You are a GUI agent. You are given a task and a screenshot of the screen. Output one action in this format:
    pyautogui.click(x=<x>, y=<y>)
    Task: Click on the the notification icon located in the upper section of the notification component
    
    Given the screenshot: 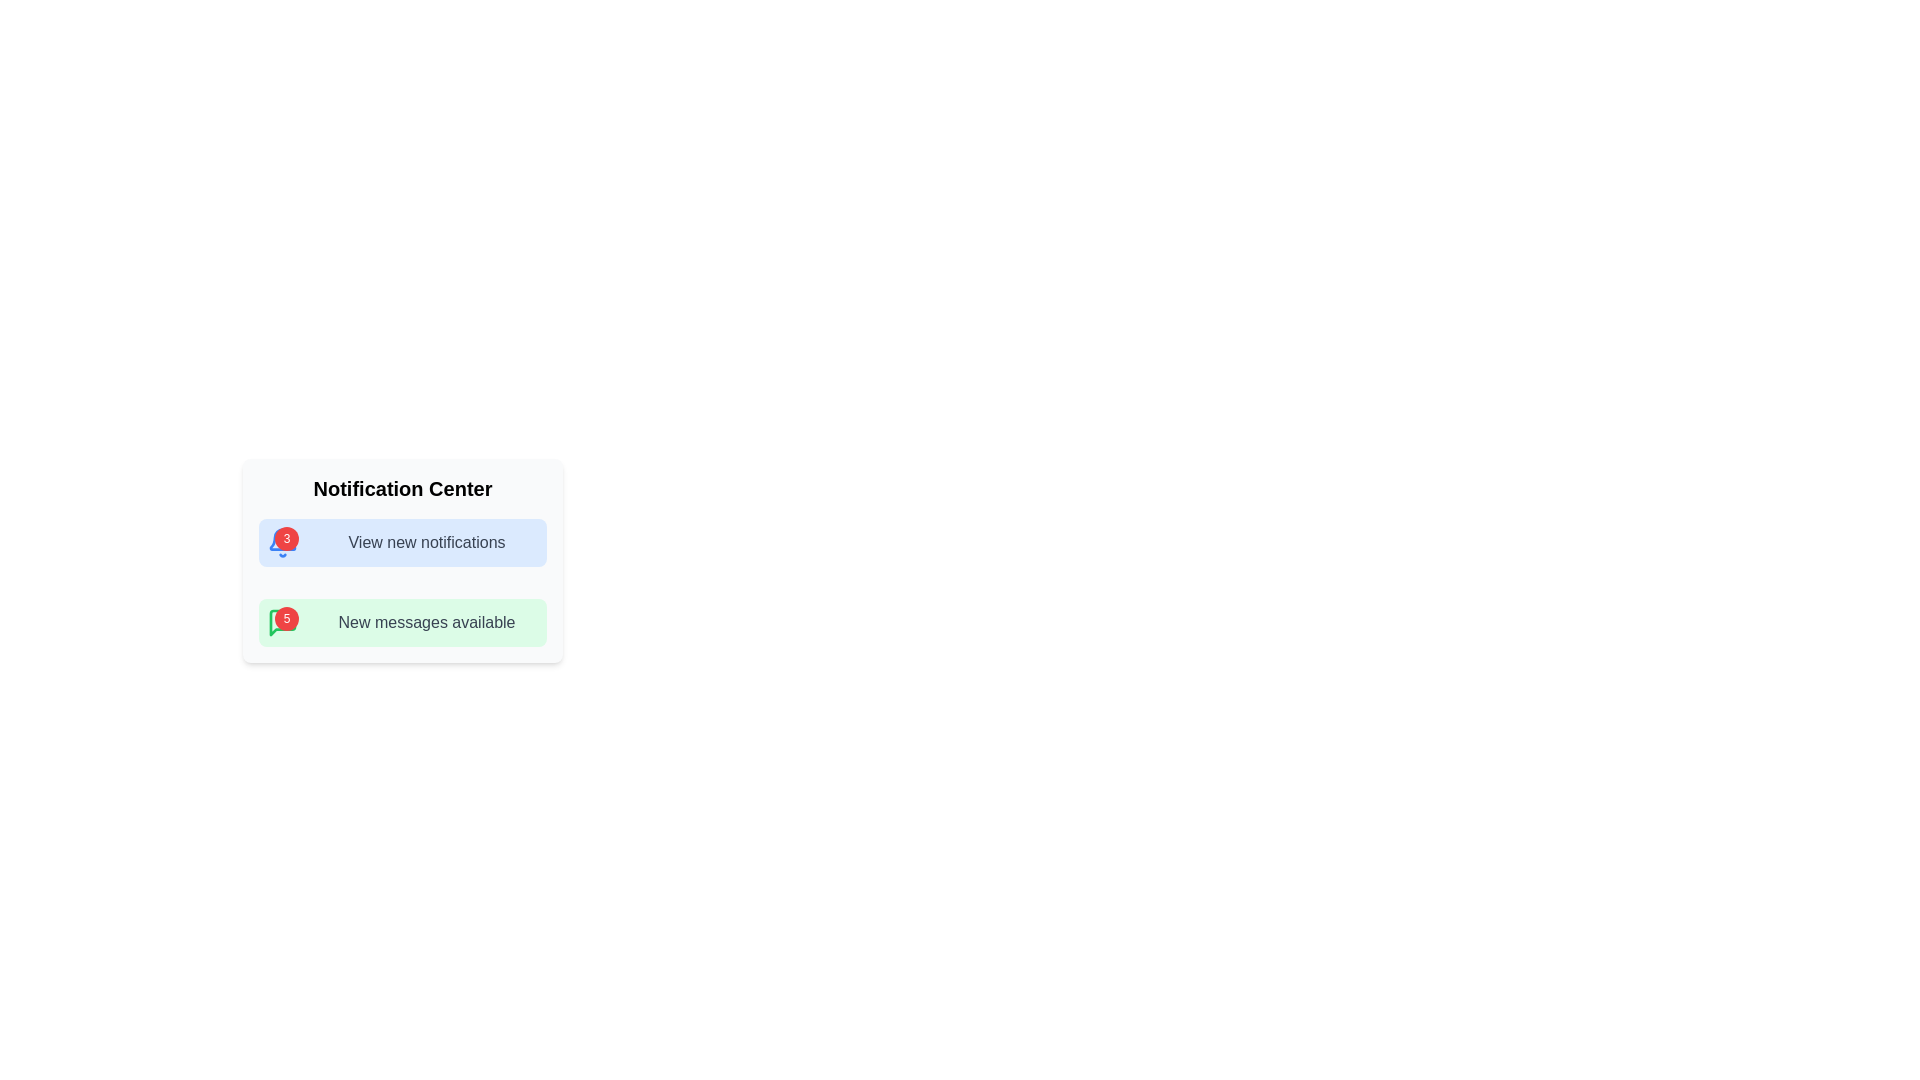 What is the action you would take?
    pyautogui.click(x=282, y=538)
    